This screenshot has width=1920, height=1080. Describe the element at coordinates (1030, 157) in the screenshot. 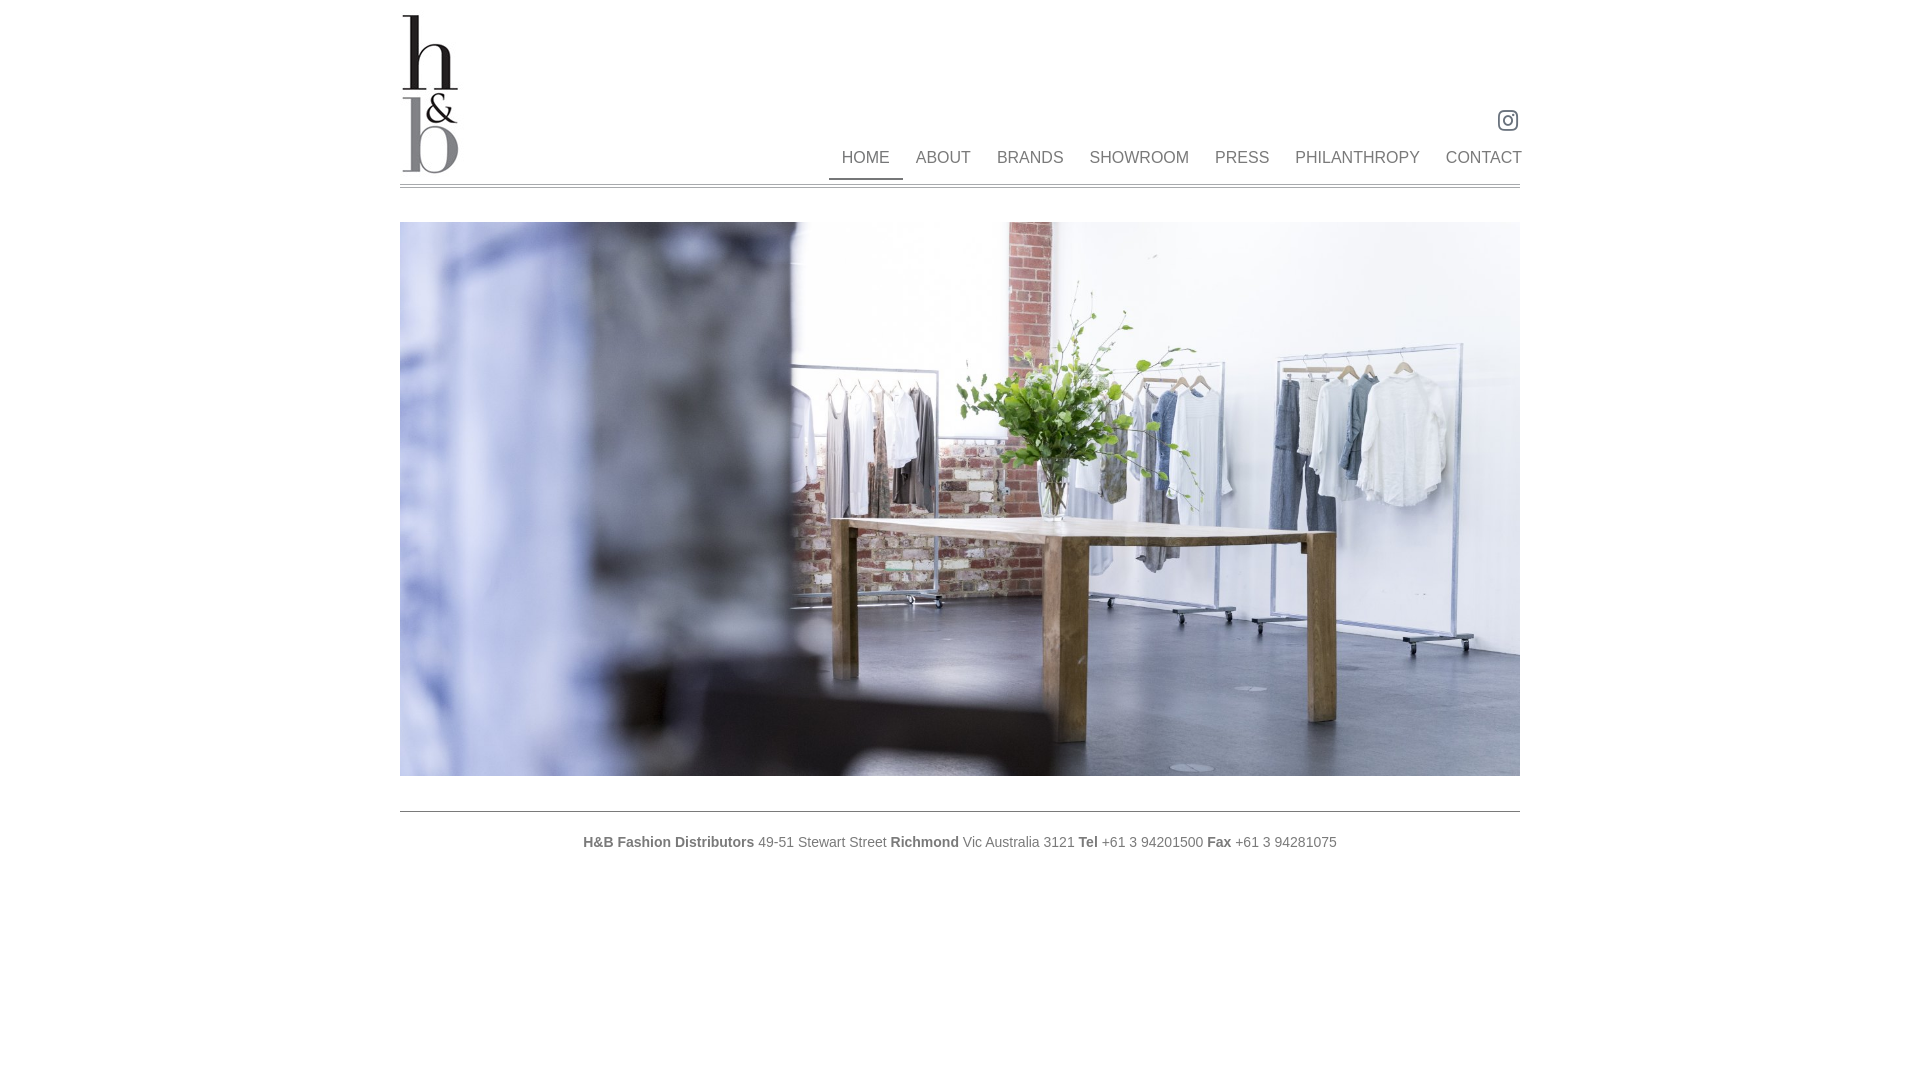

I see `'BRANDS'` at that location.